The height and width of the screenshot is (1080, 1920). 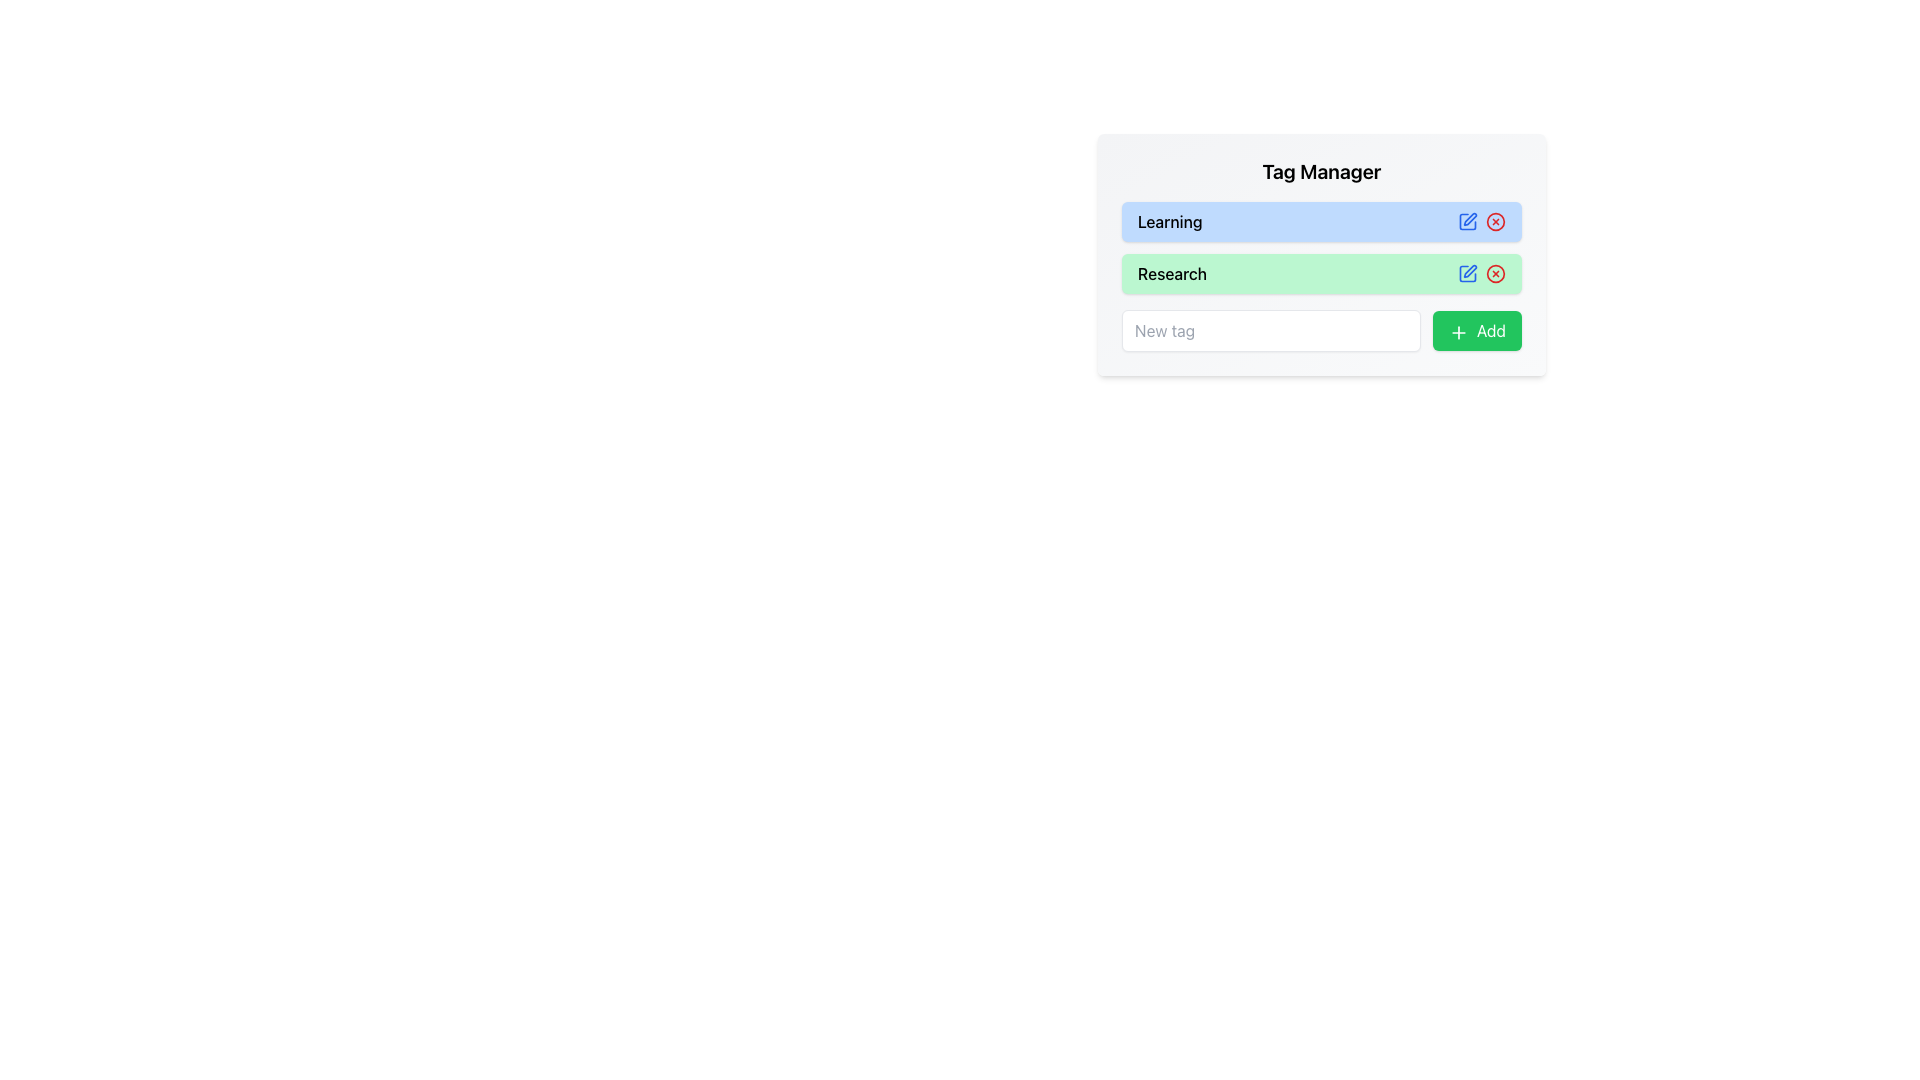 I want to click on the visual state of the Circular SVG element, which is a decorative component with a thin border, located in the second row of an interactive control structure, adjacent to a similar button, so click(x=1496, y=273).